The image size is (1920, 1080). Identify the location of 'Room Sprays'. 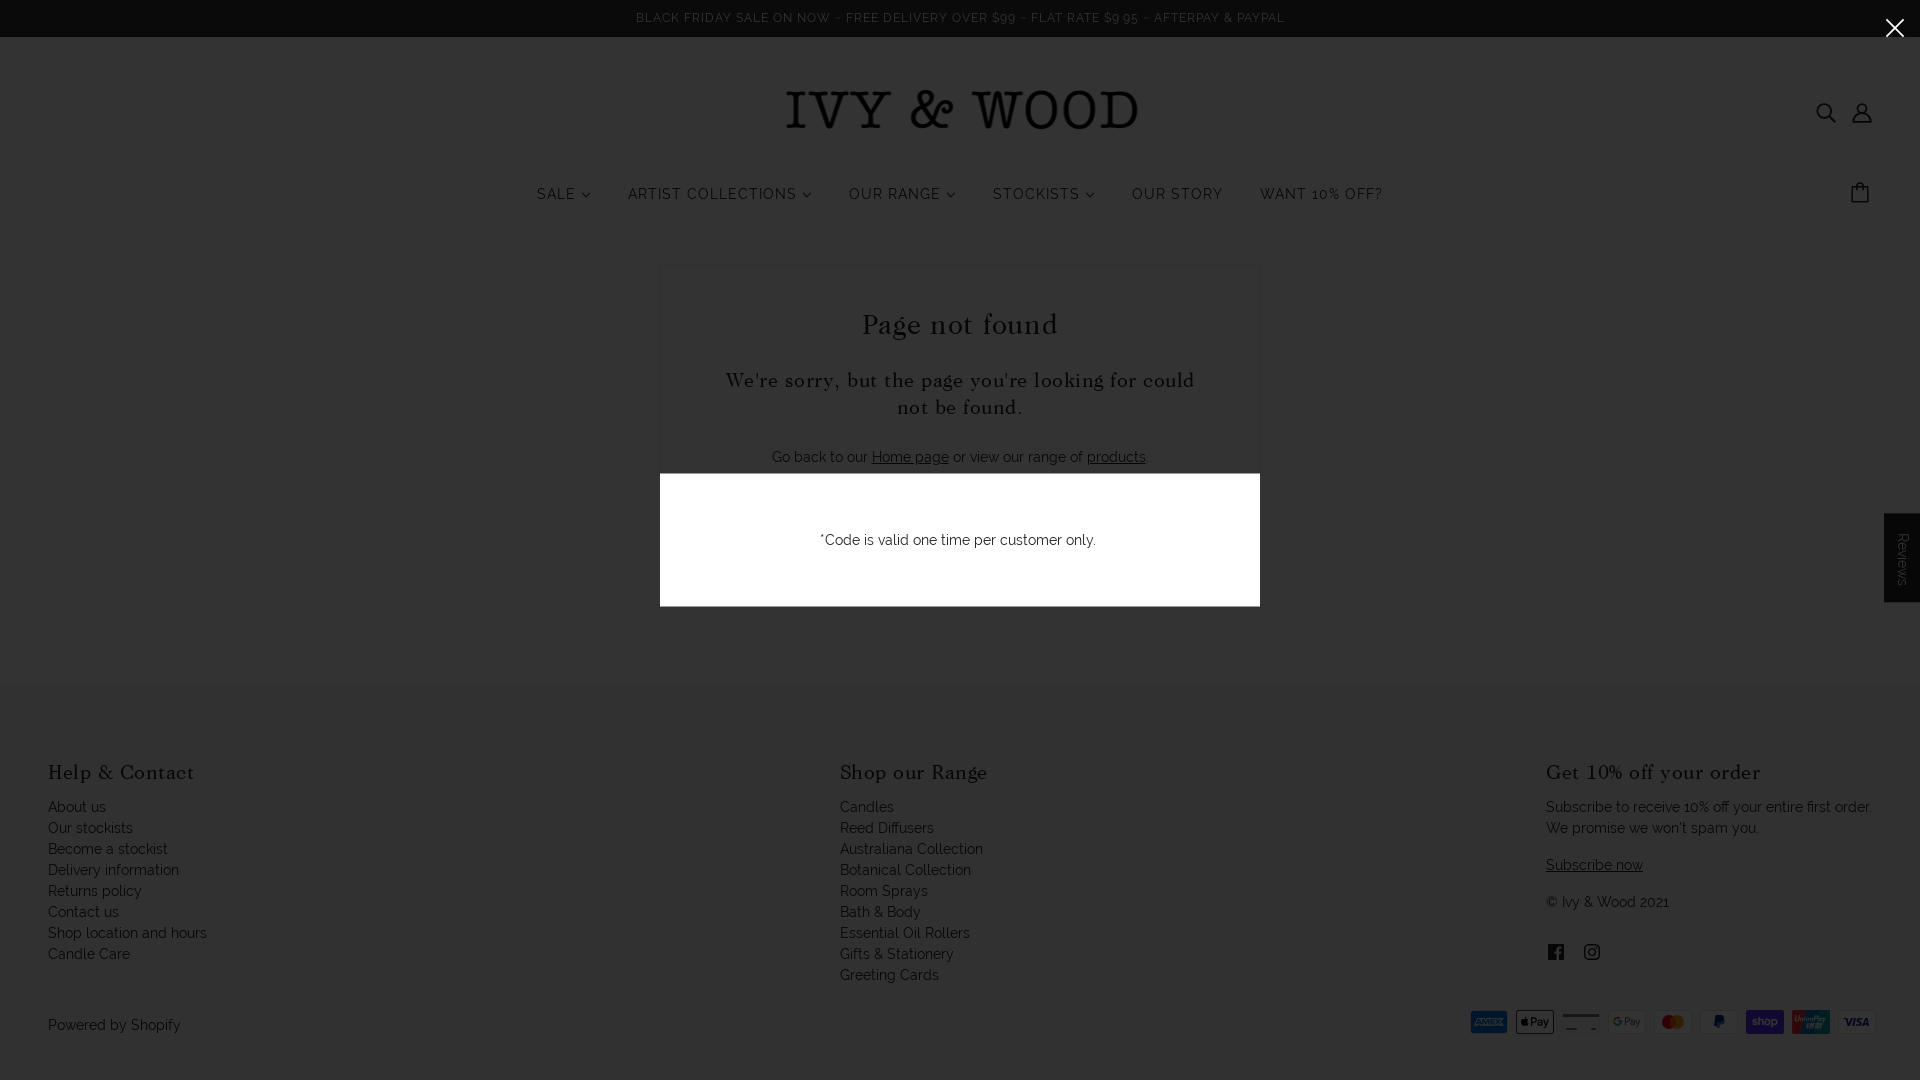
(882, 889).